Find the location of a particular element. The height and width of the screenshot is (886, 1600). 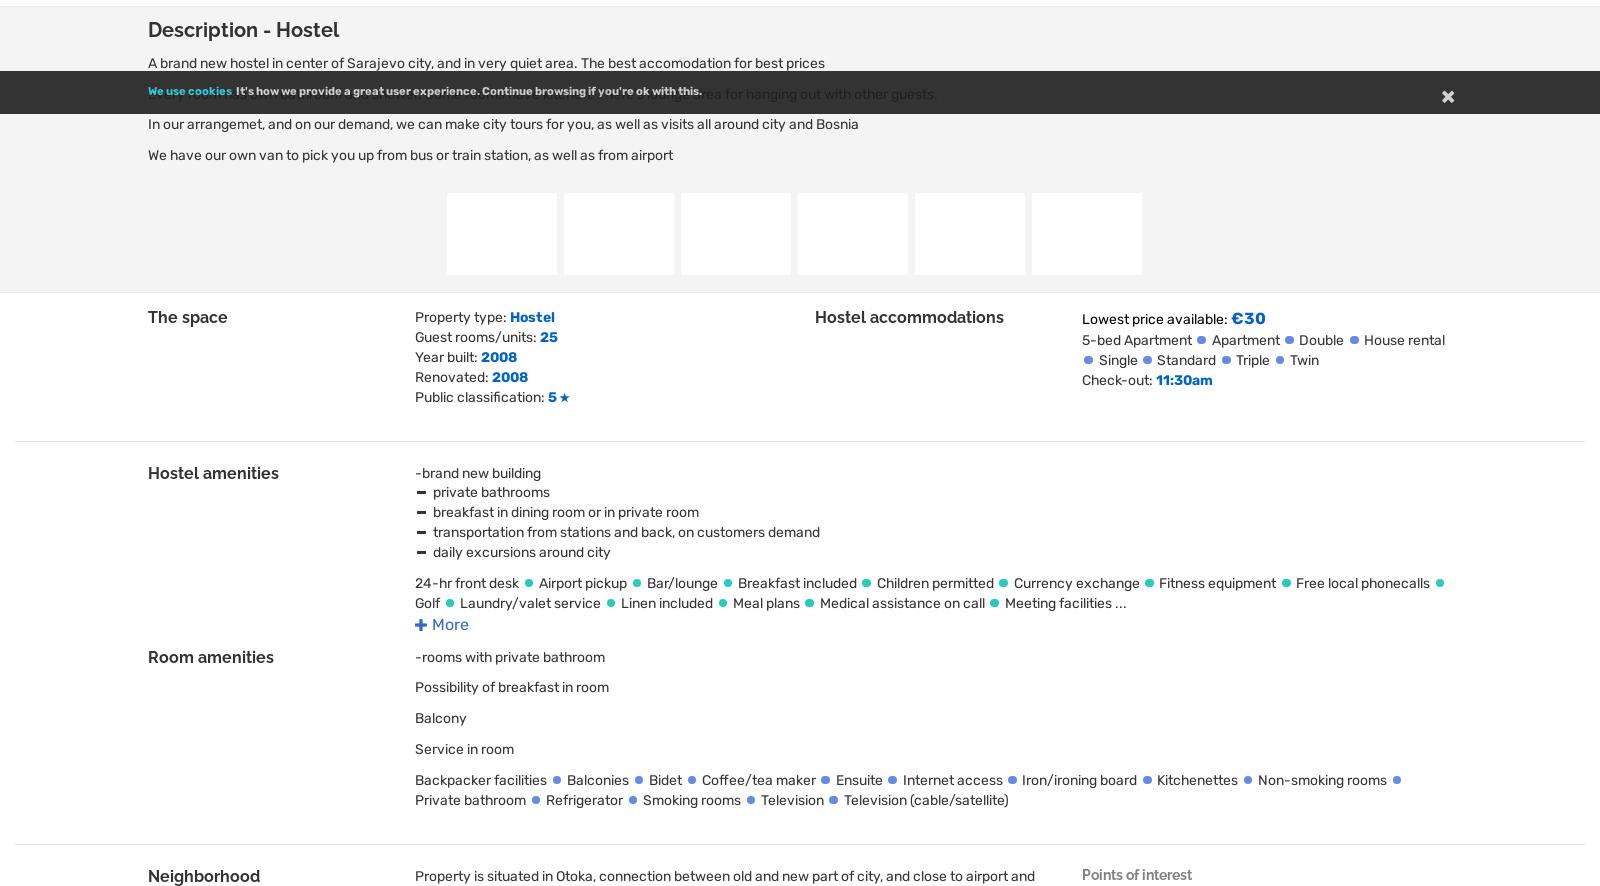

'Children permitted' is located at coordinates (933, 581).